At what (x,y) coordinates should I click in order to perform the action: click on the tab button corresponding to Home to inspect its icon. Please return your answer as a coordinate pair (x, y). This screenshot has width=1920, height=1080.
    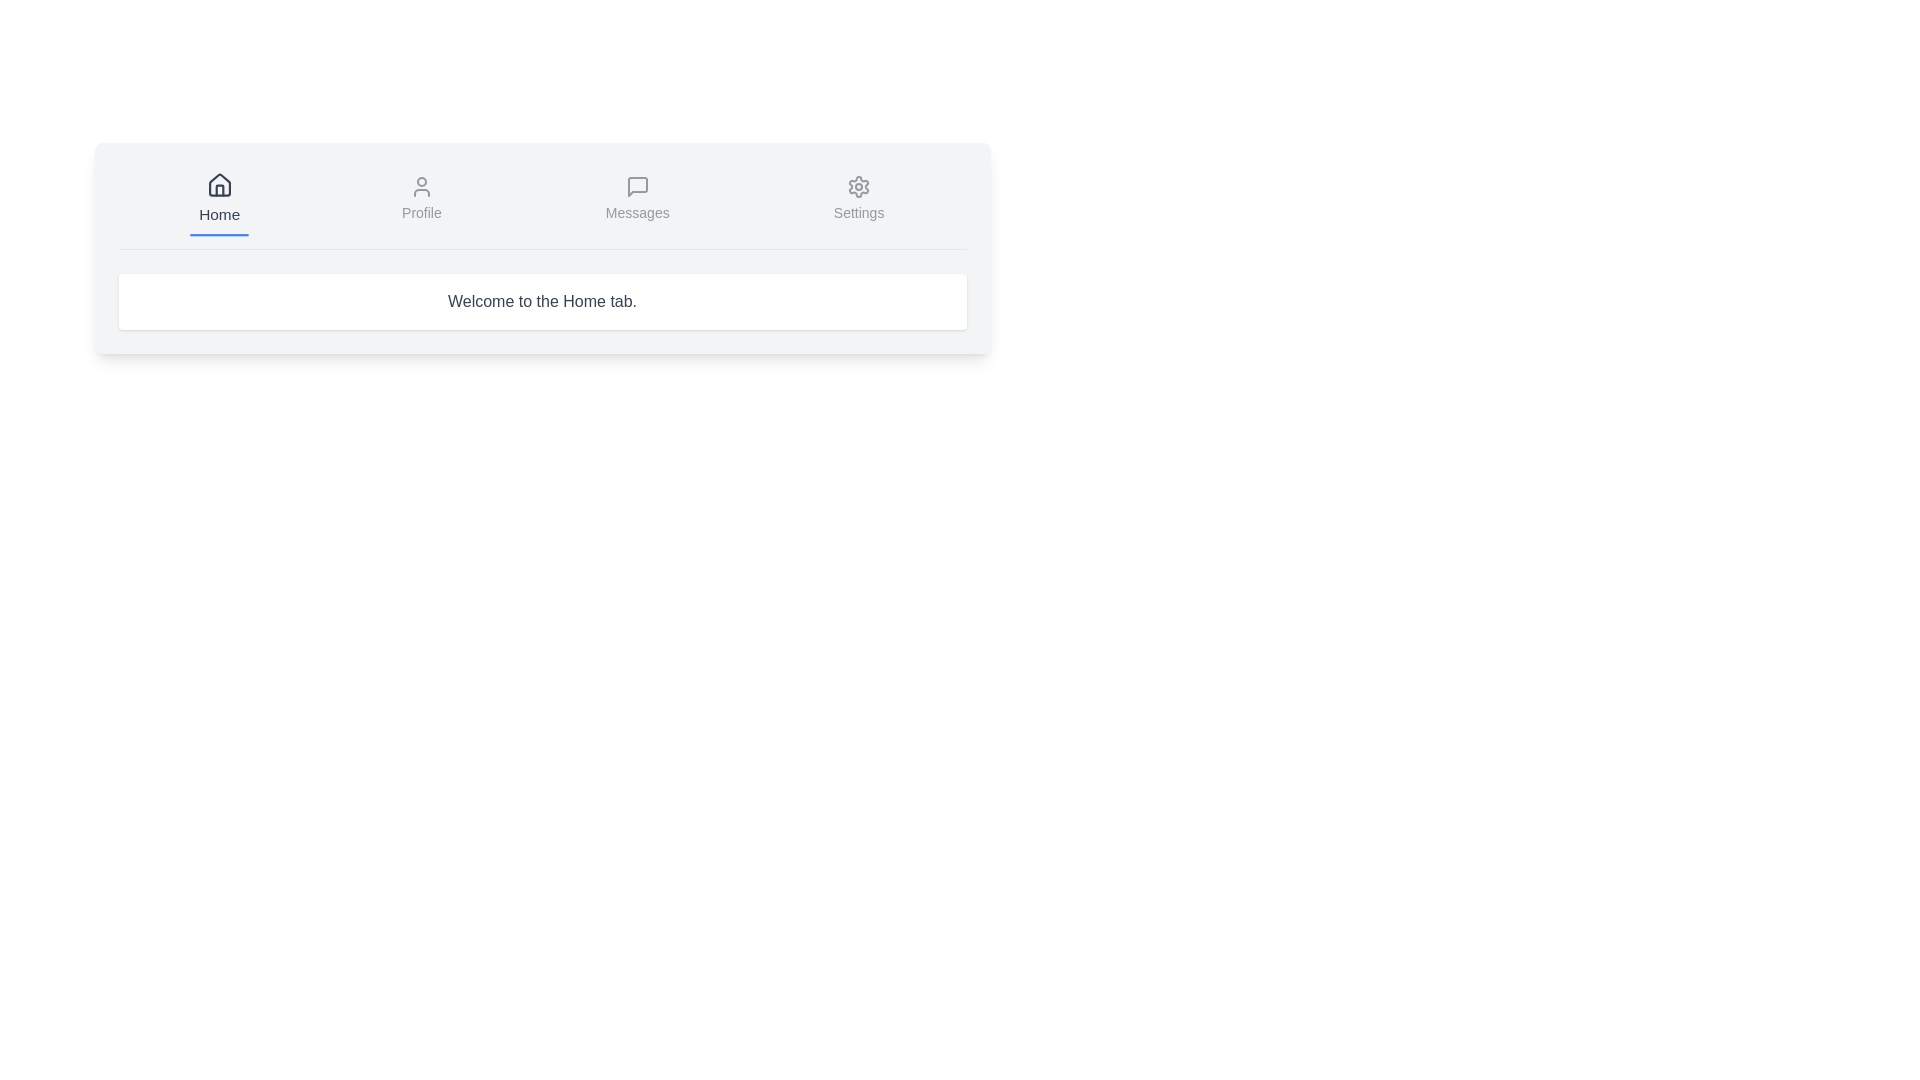
    Looking at the image, I should click on (219, 200).